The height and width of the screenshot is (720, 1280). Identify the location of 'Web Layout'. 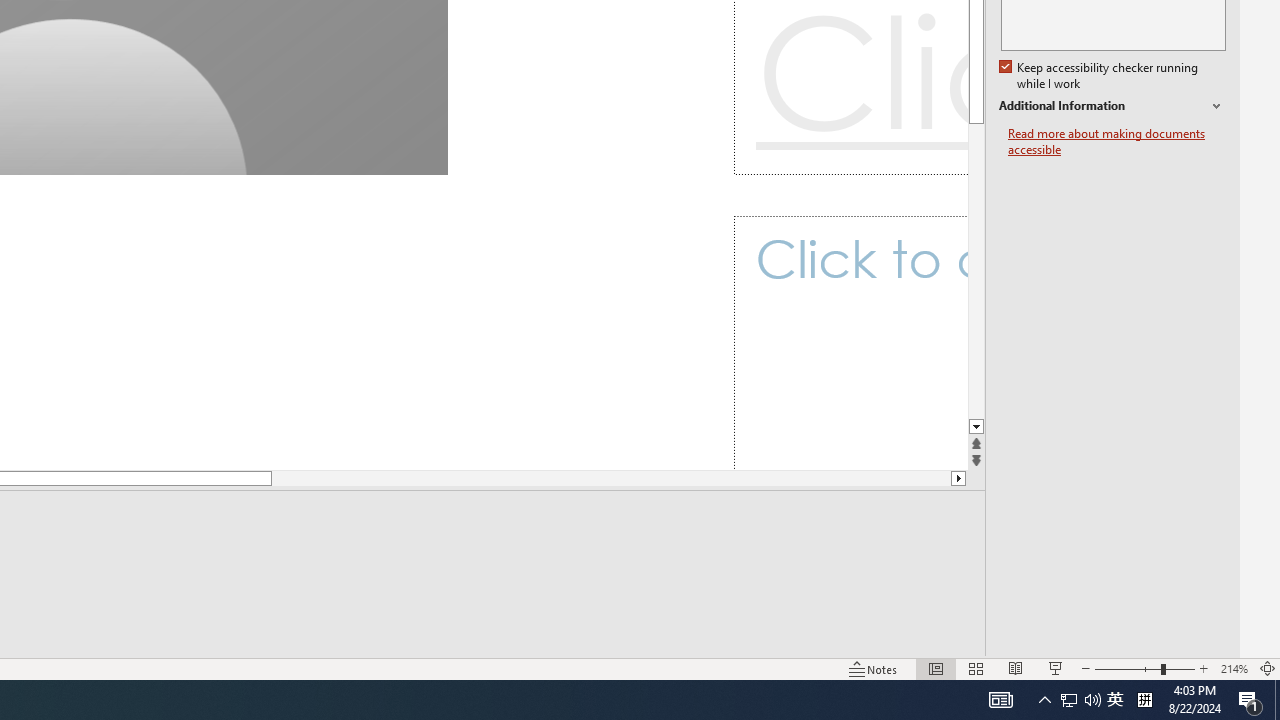
(984, 640).